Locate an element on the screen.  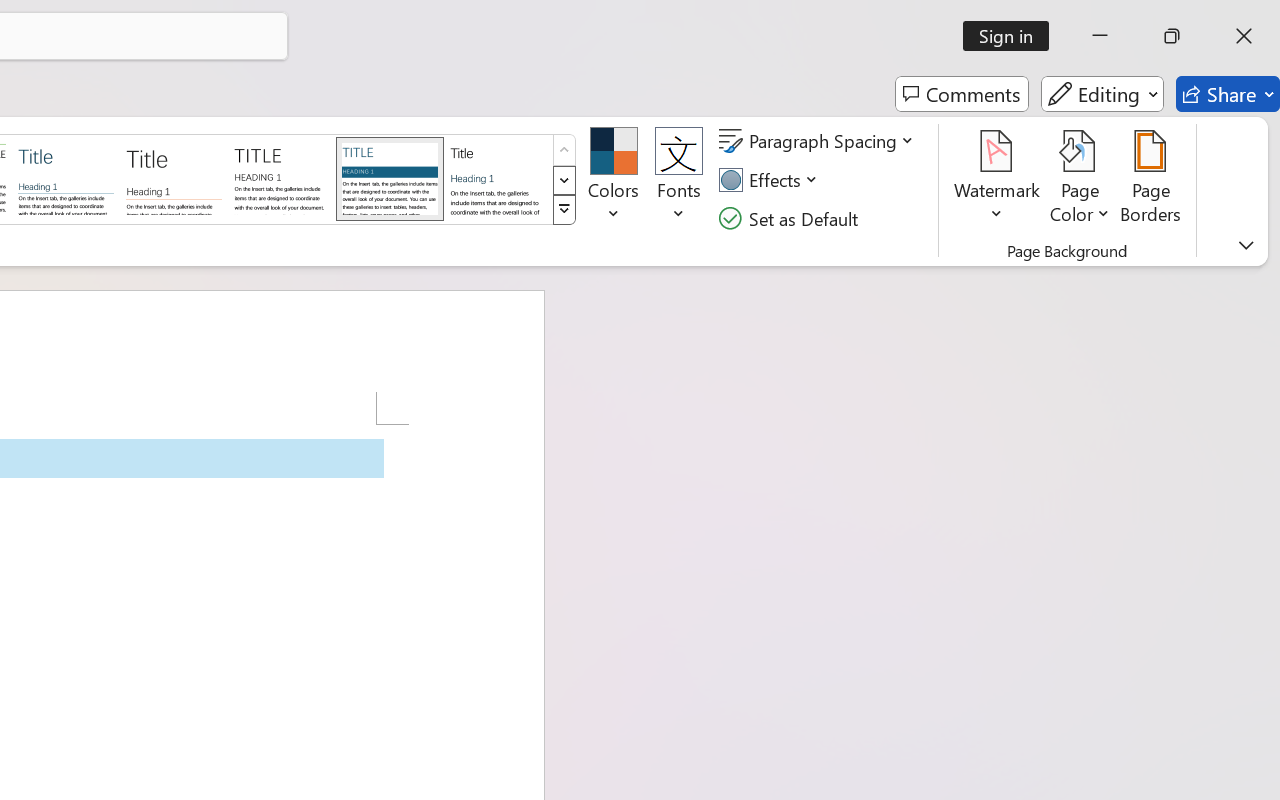
'Watermark' is located at coordinates (997, 179).